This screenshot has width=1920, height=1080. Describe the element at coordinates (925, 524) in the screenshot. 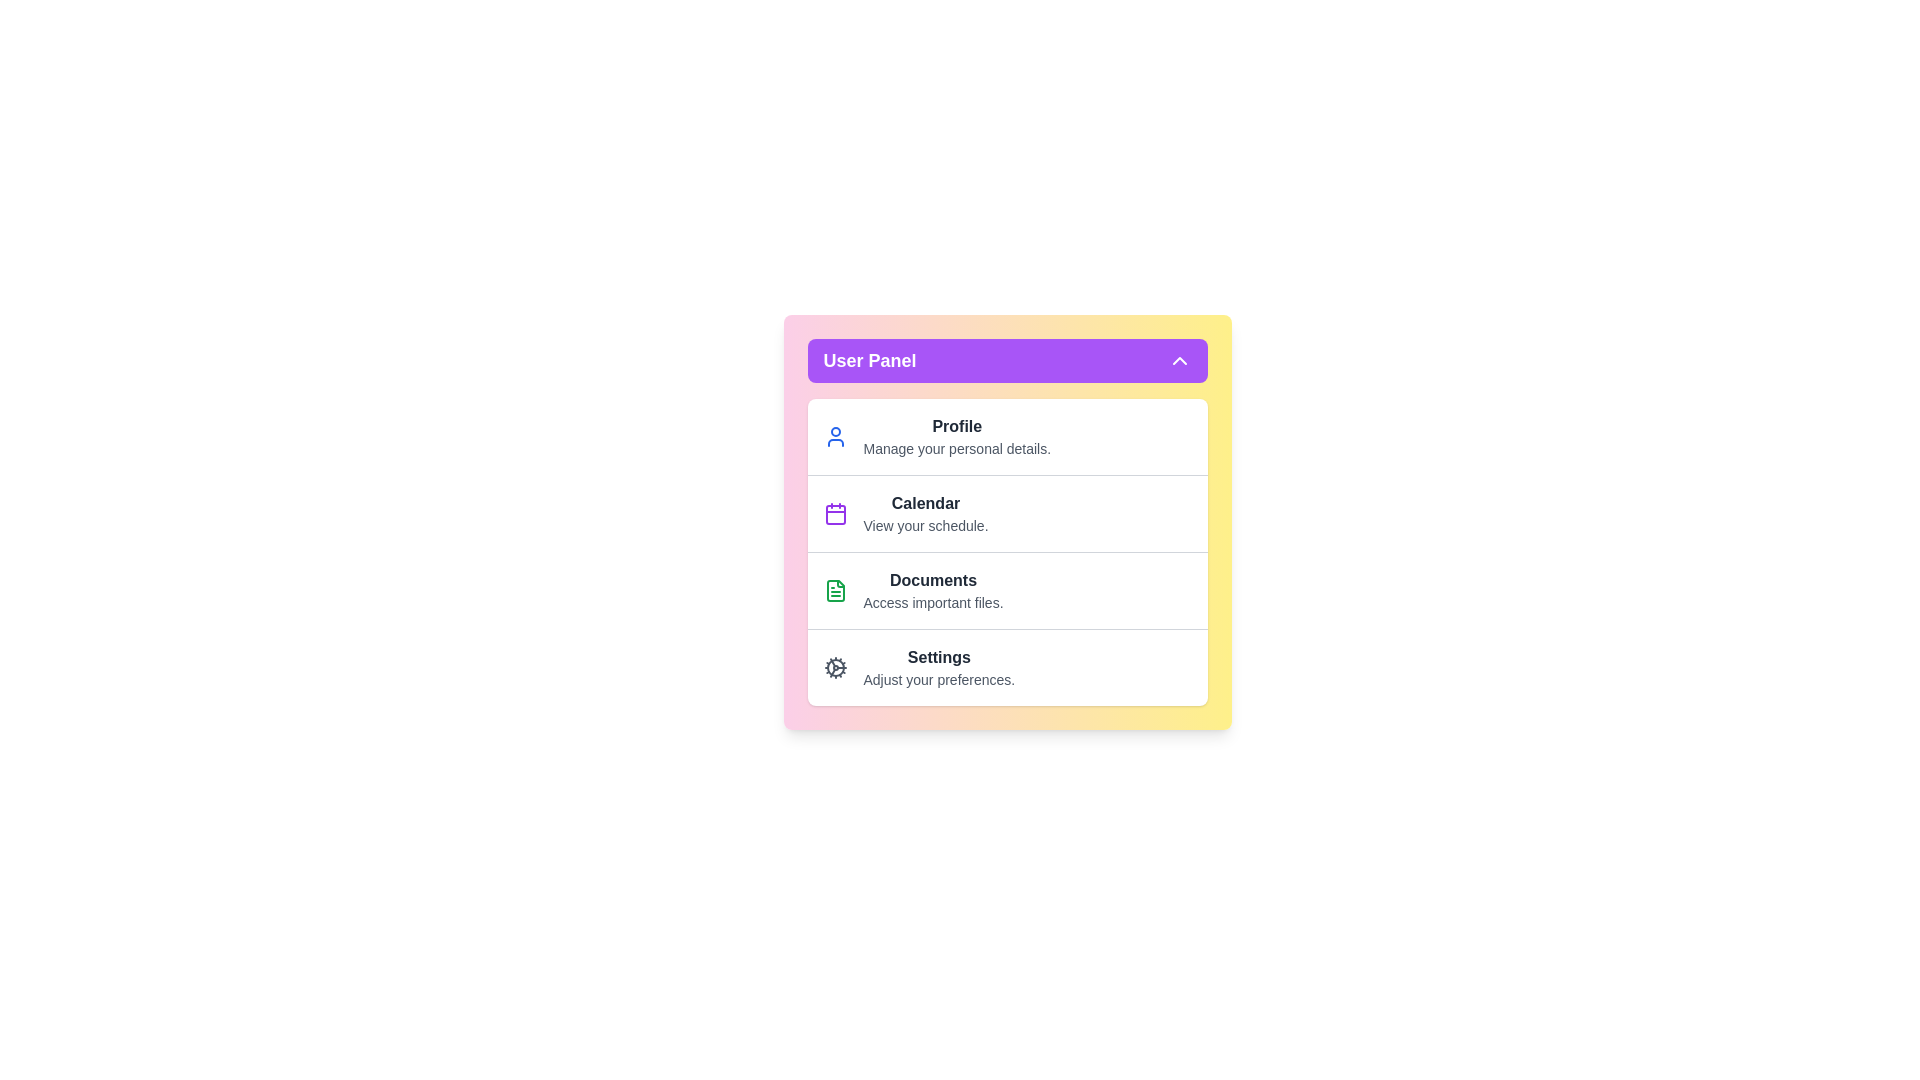

I see `the Text label that provides additional information about the 'Calendar' feature, which is located directly below the 'Calendar' text in the user panel` at that location.